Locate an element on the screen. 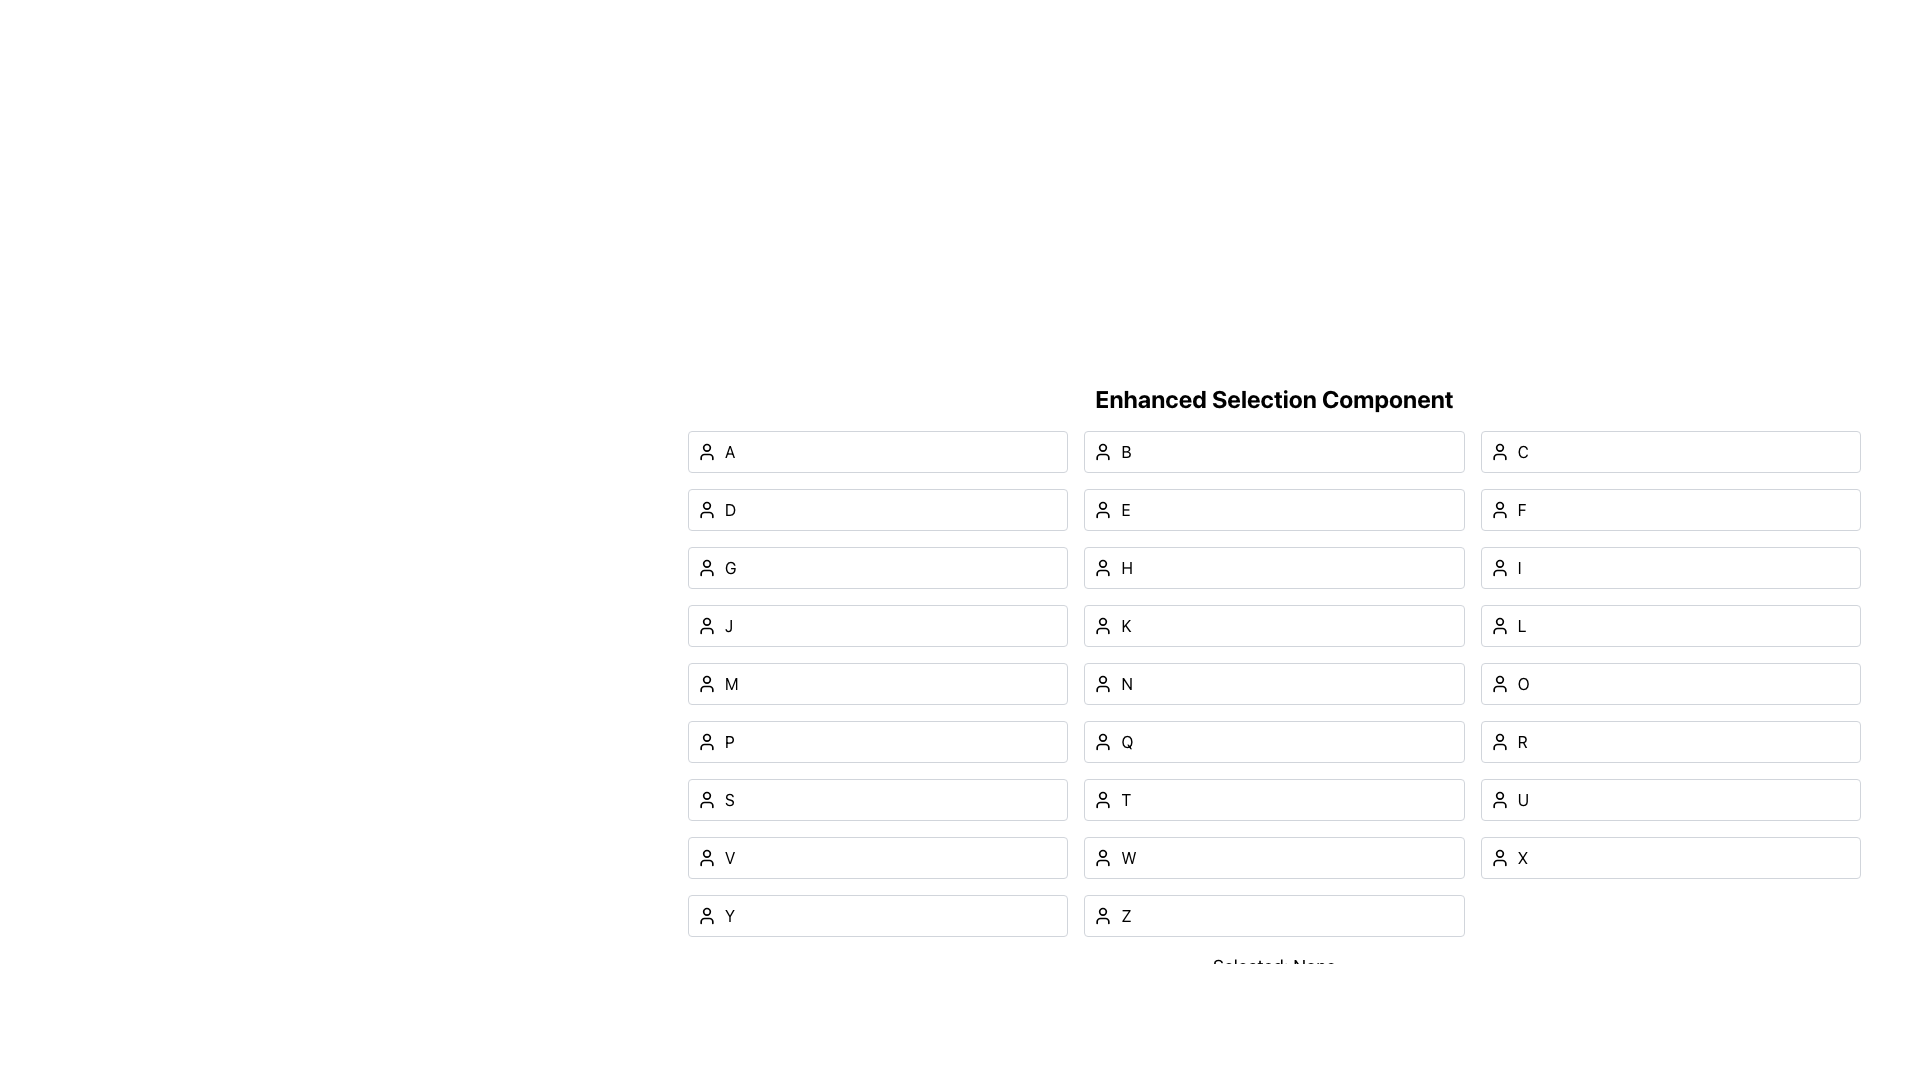 The width and height of the screenshot is (1920, 1080). the user profile identifier icon located in the box containing the letter 'R' in the fifth column and fourth row of the Enhanced Selection Component interface is located at coordinates (1499, 741).